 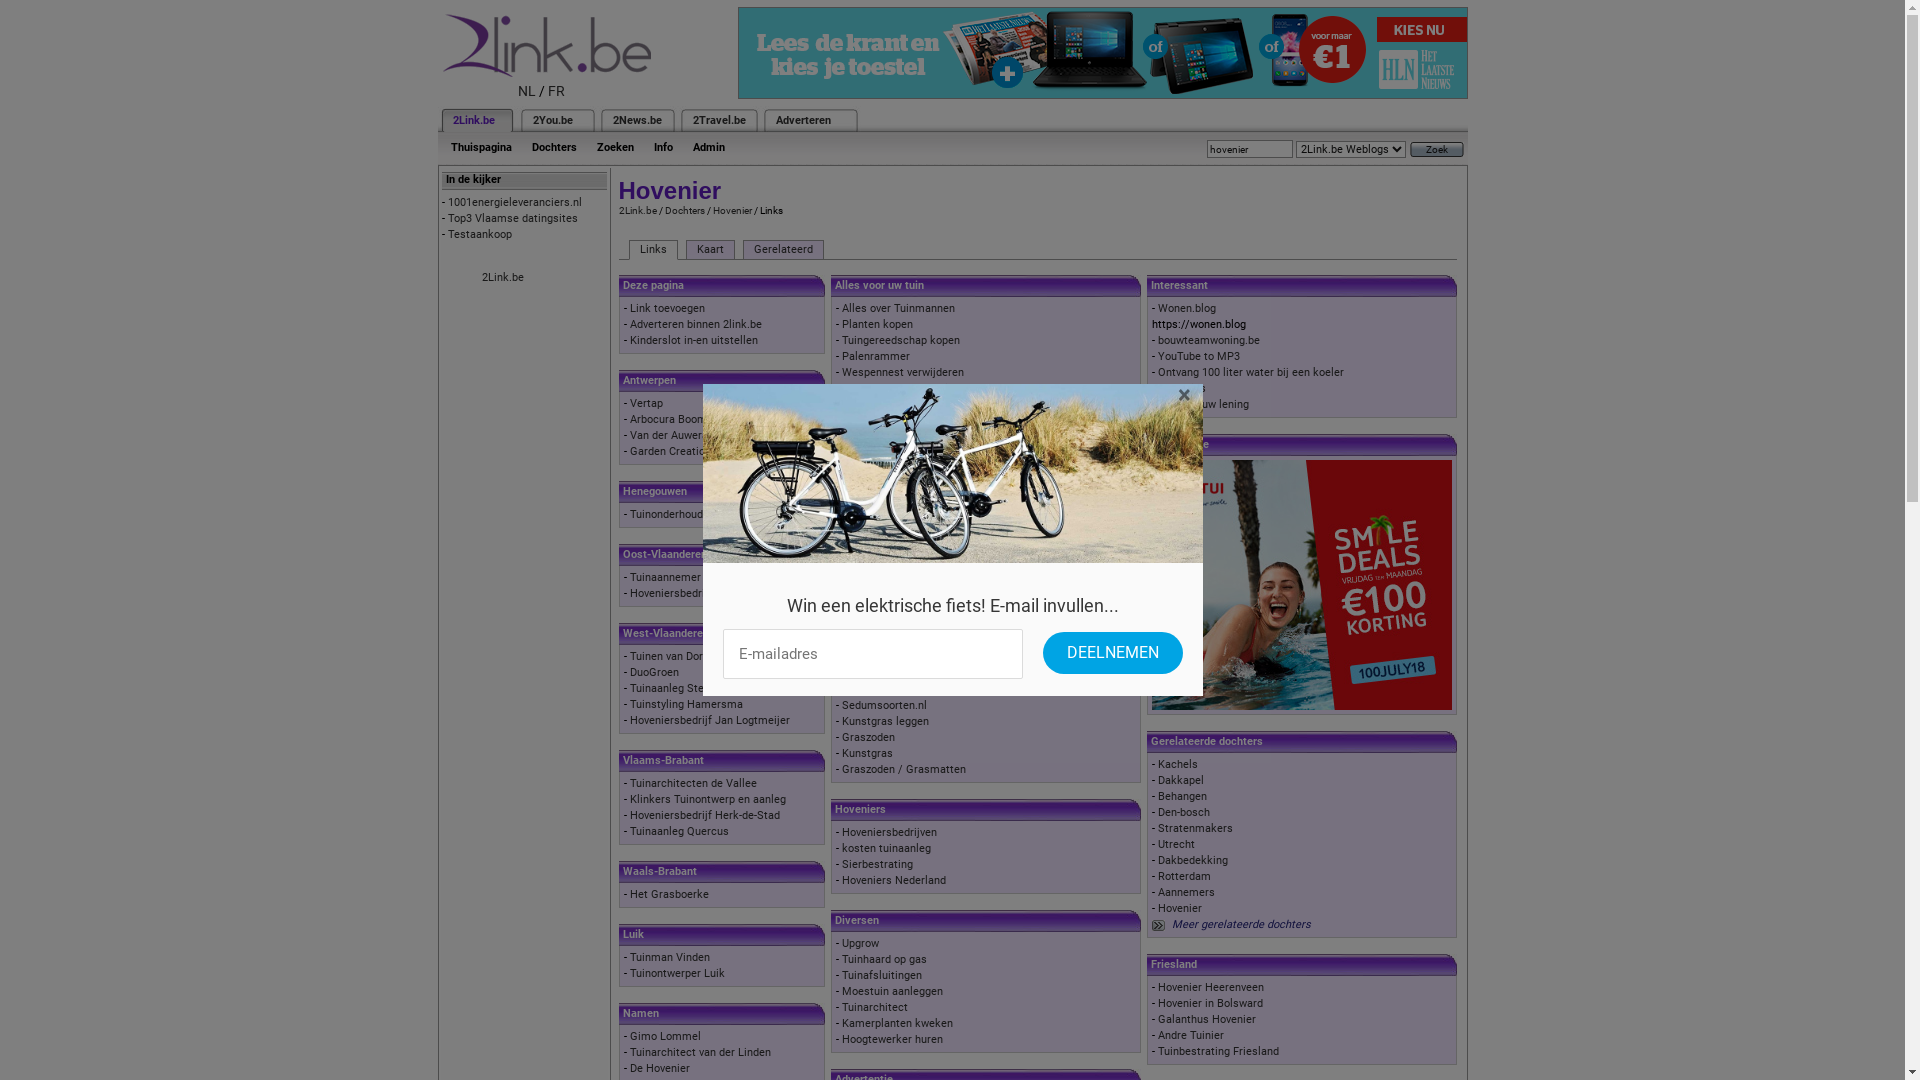 I want to click on 'Planten kopen', so click(x=841, y=323).